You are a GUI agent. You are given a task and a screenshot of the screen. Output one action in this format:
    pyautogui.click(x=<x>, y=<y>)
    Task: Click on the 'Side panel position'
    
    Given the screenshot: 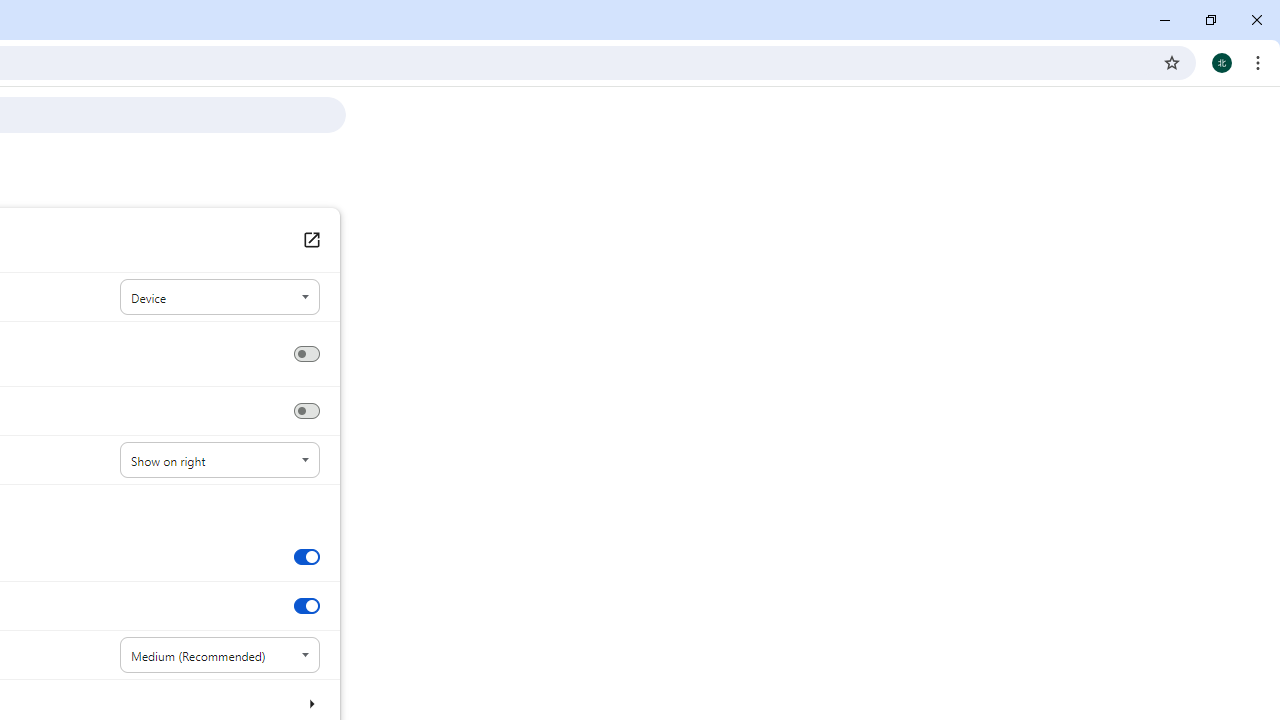 What is the action you would take?
    pyautogui.click(x=219, y=460)
    